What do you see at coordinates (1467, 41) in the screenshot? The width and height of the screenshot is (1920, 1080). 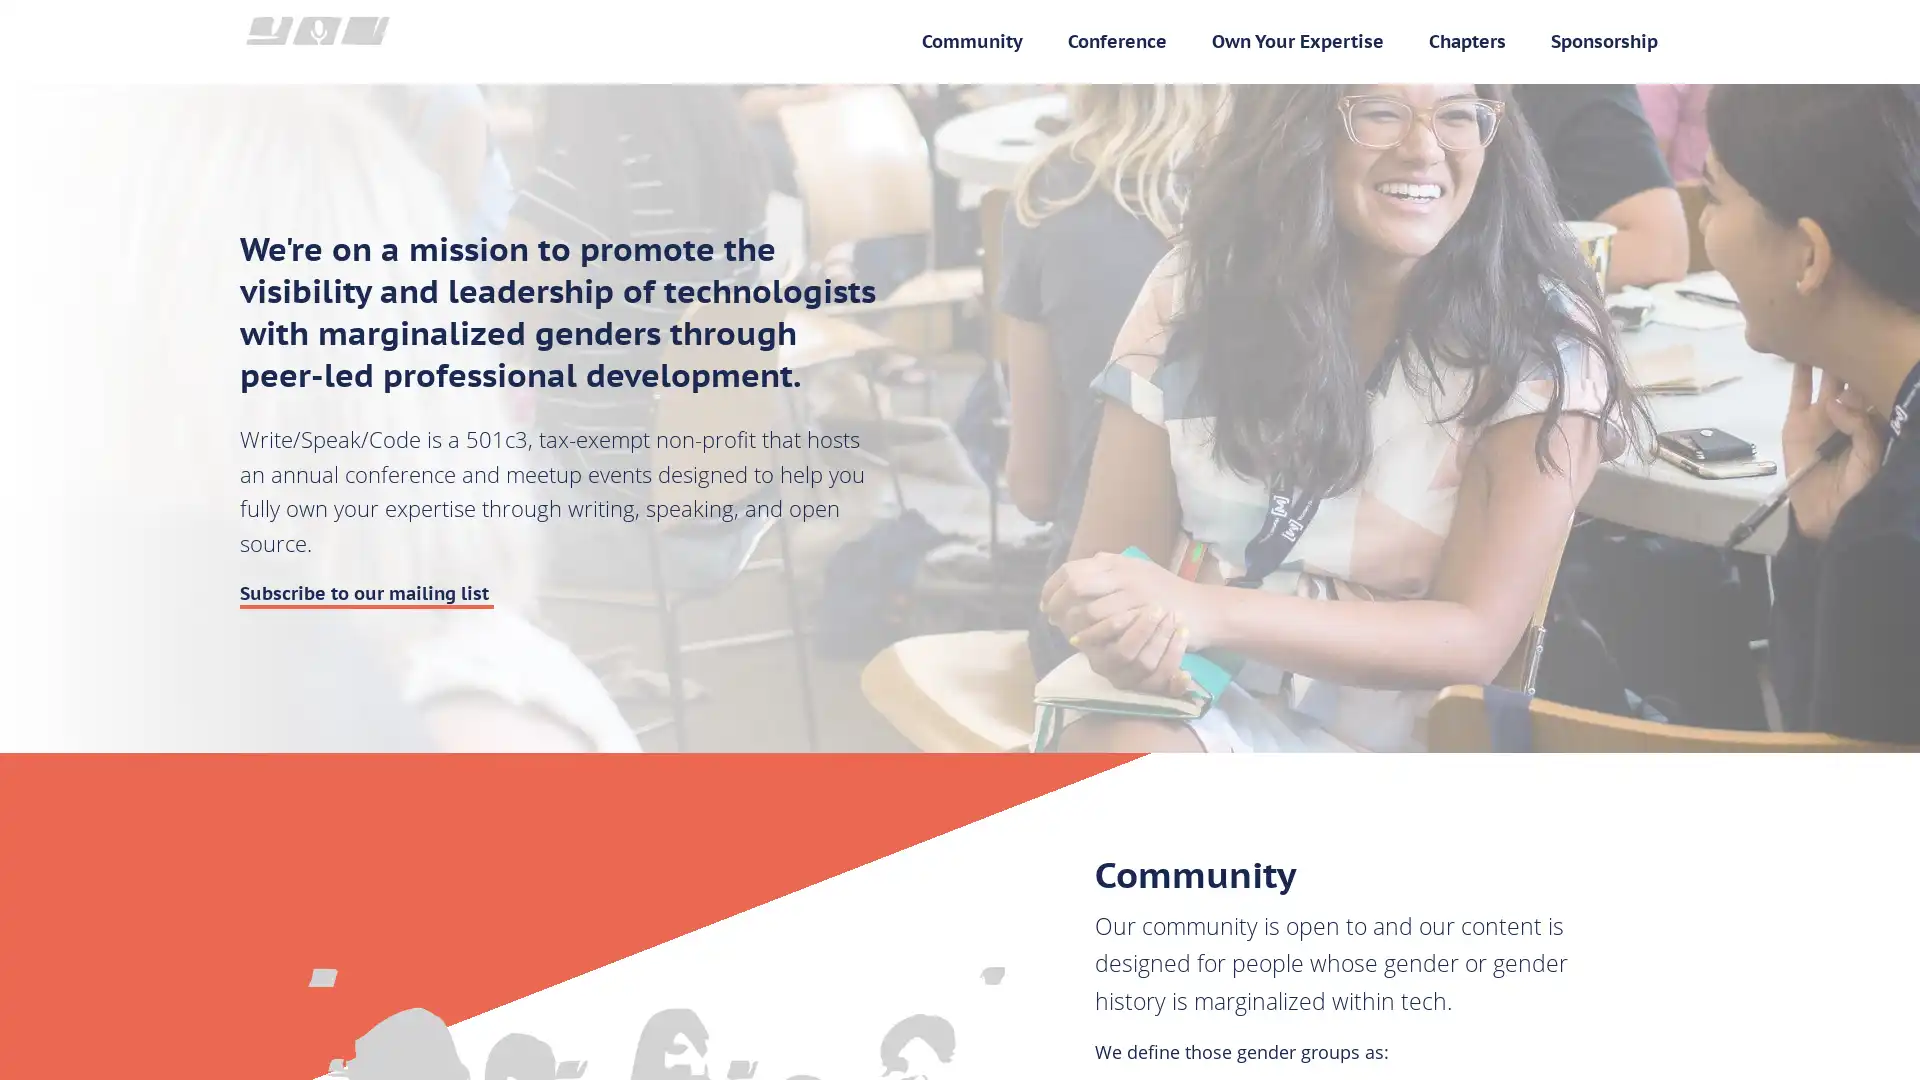 I see `Chapters` at bounding box center [1467, 41].